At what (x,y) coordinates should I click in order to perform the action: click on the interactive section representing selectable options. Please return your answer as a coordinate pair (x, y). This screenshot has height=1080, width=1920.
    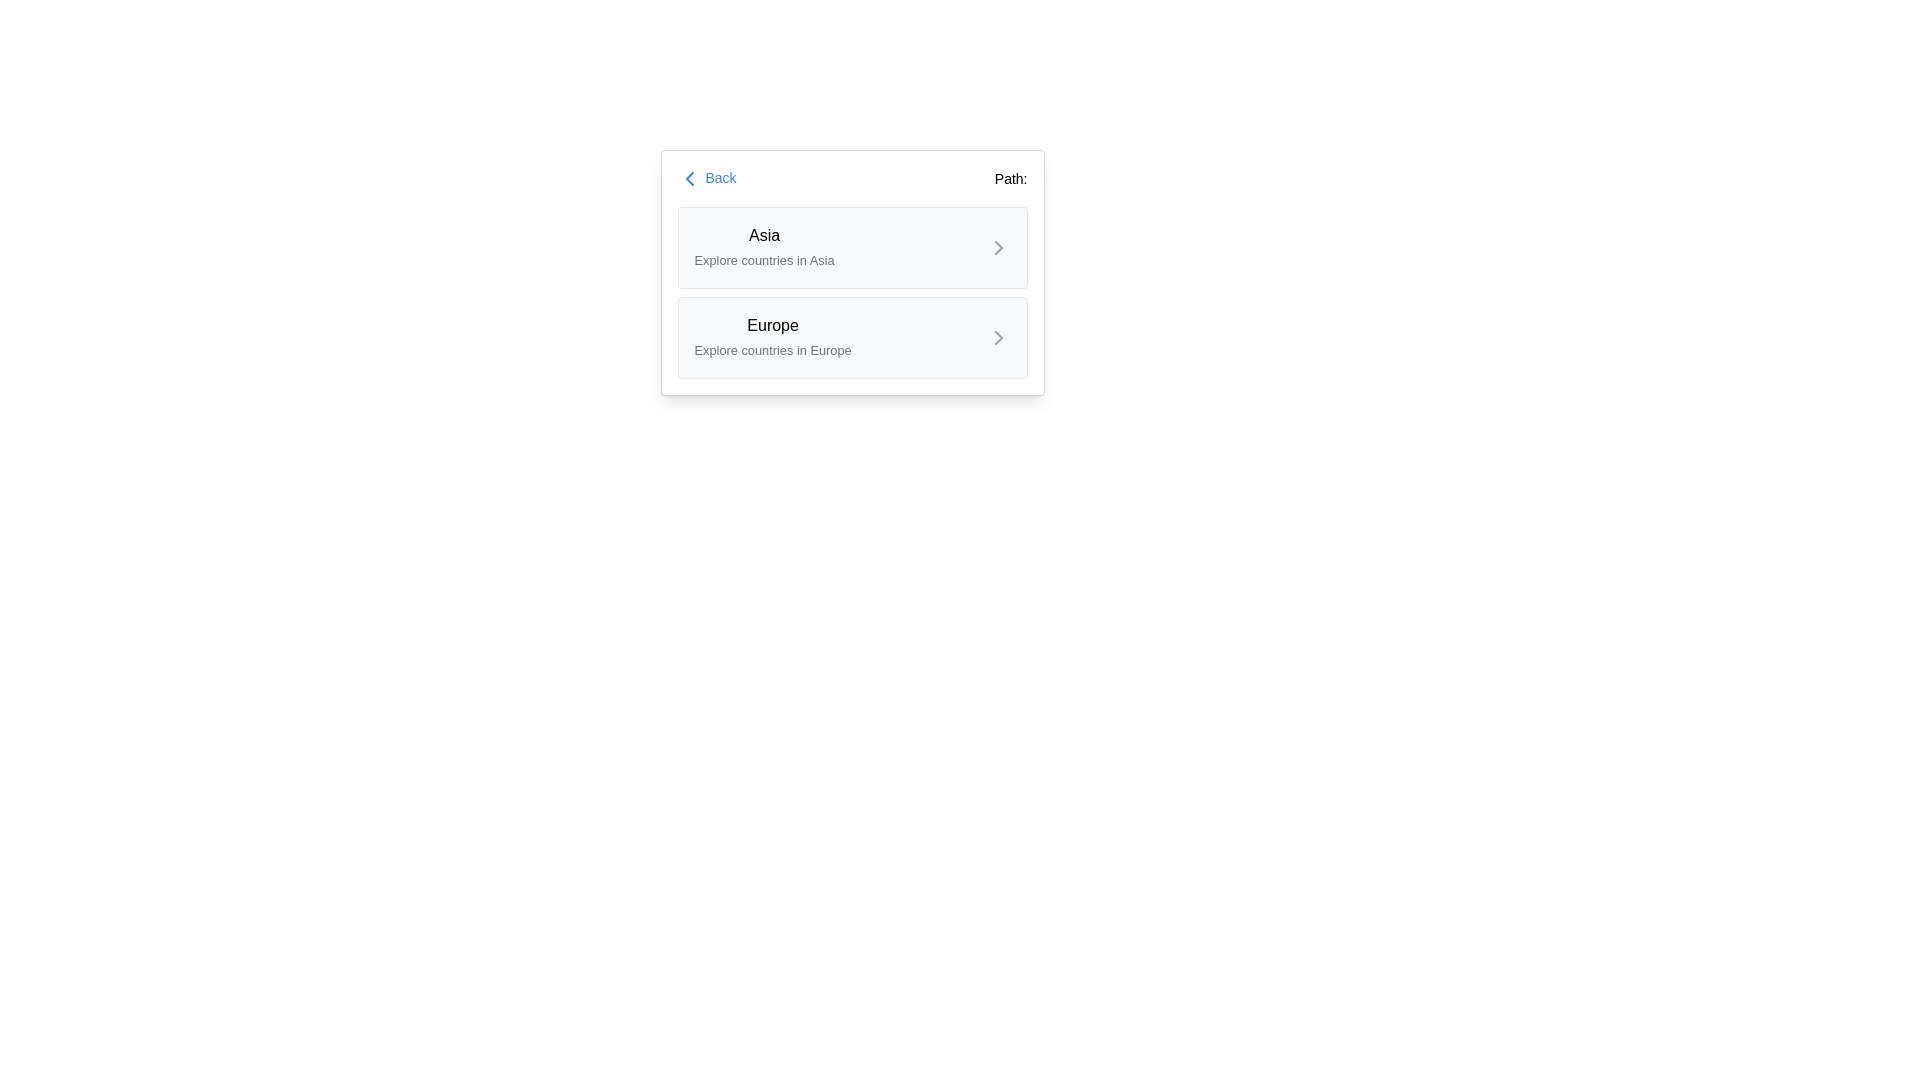
    Looking at the image, I should click on (852, 273).